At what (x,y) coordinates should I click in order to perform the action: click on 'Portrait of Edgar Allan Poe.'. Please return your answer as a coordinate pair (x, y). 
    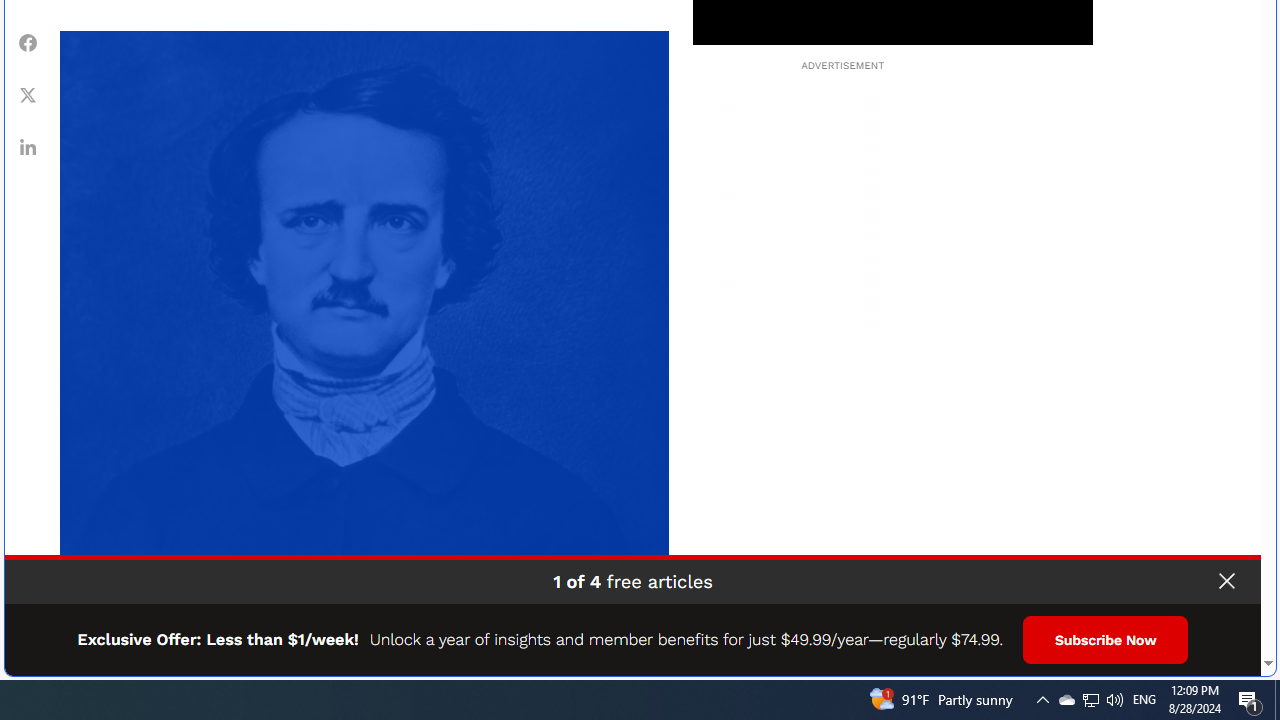
    Looking at the image, I should click on (364, 334).